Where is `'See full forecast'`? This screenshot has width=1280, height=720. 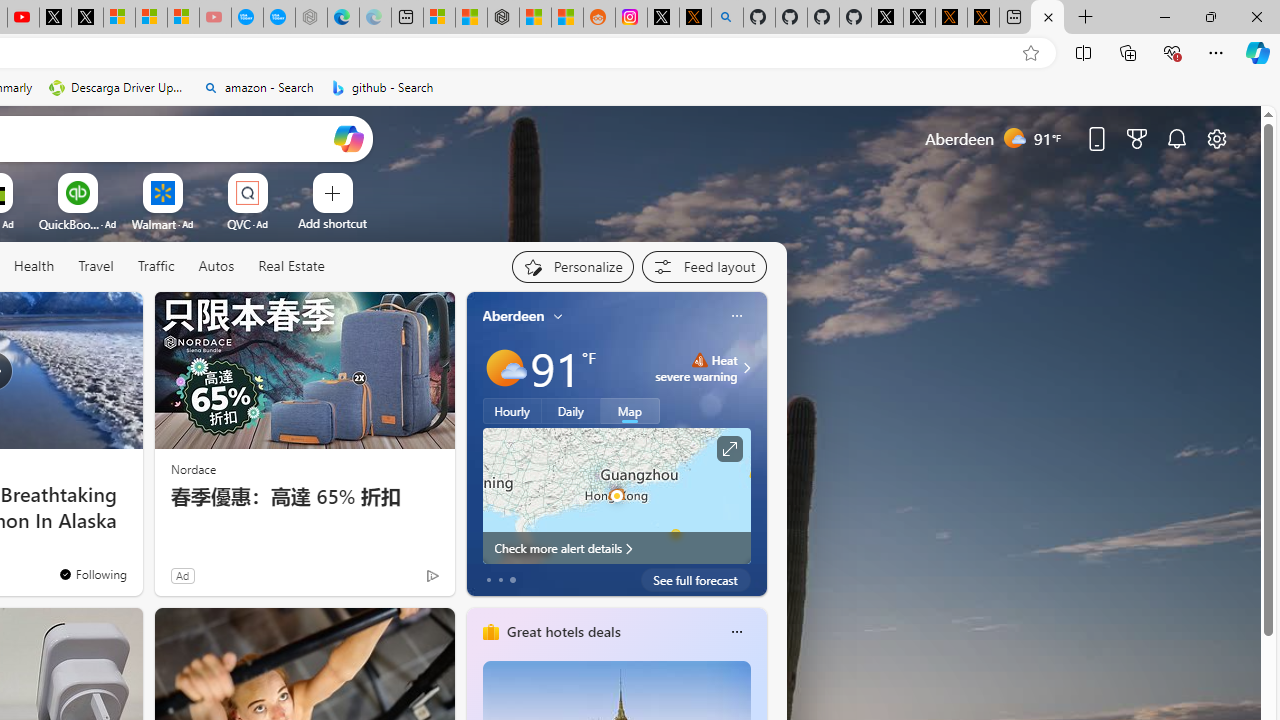
'See full forecast' is located at coordinates (695, 579).